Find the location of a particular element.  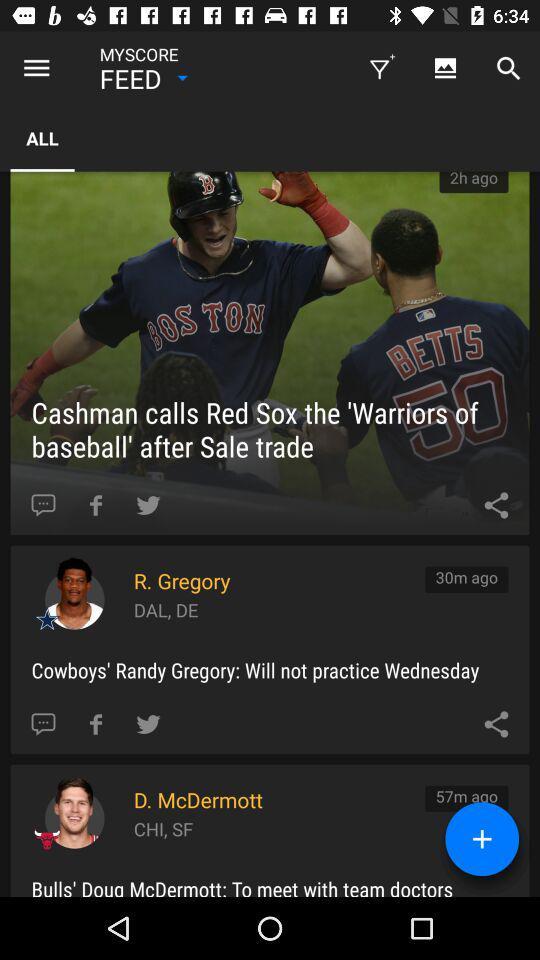

the add icon is located at coordinates (481, 839).